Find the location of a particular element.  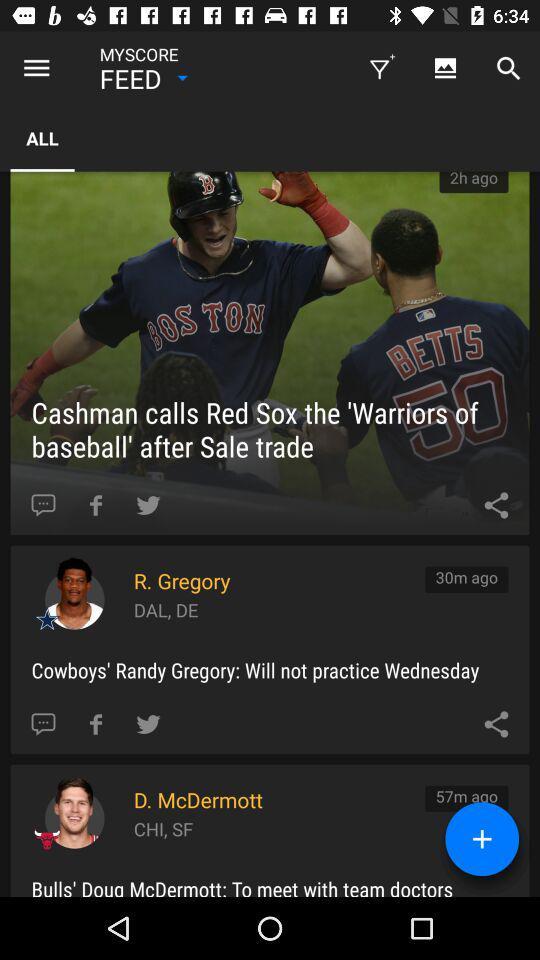

the add icon is located at coordinates (481, 839).